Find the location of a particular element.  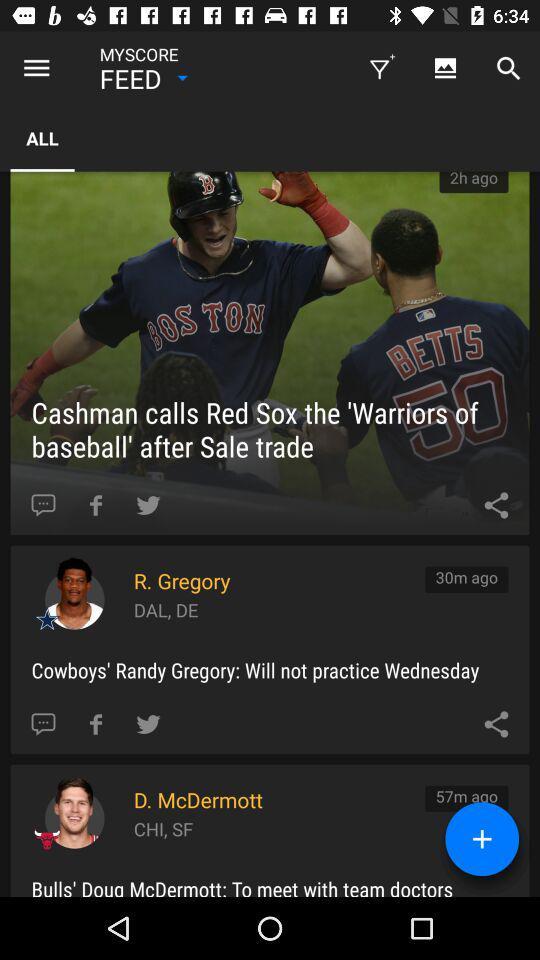

the add icon is located at coordinates (481, 839).